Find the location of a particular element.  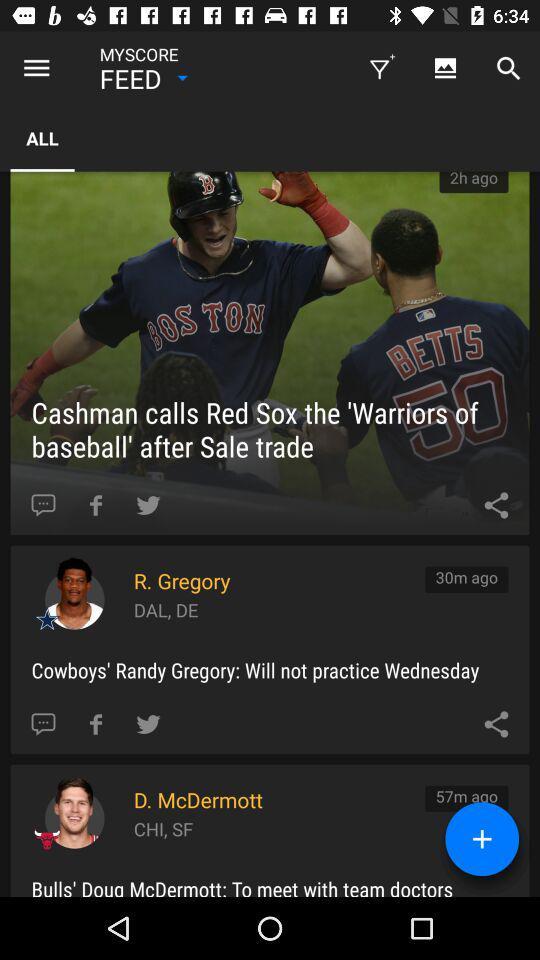

the add icon is located at coordinates (481, 839).